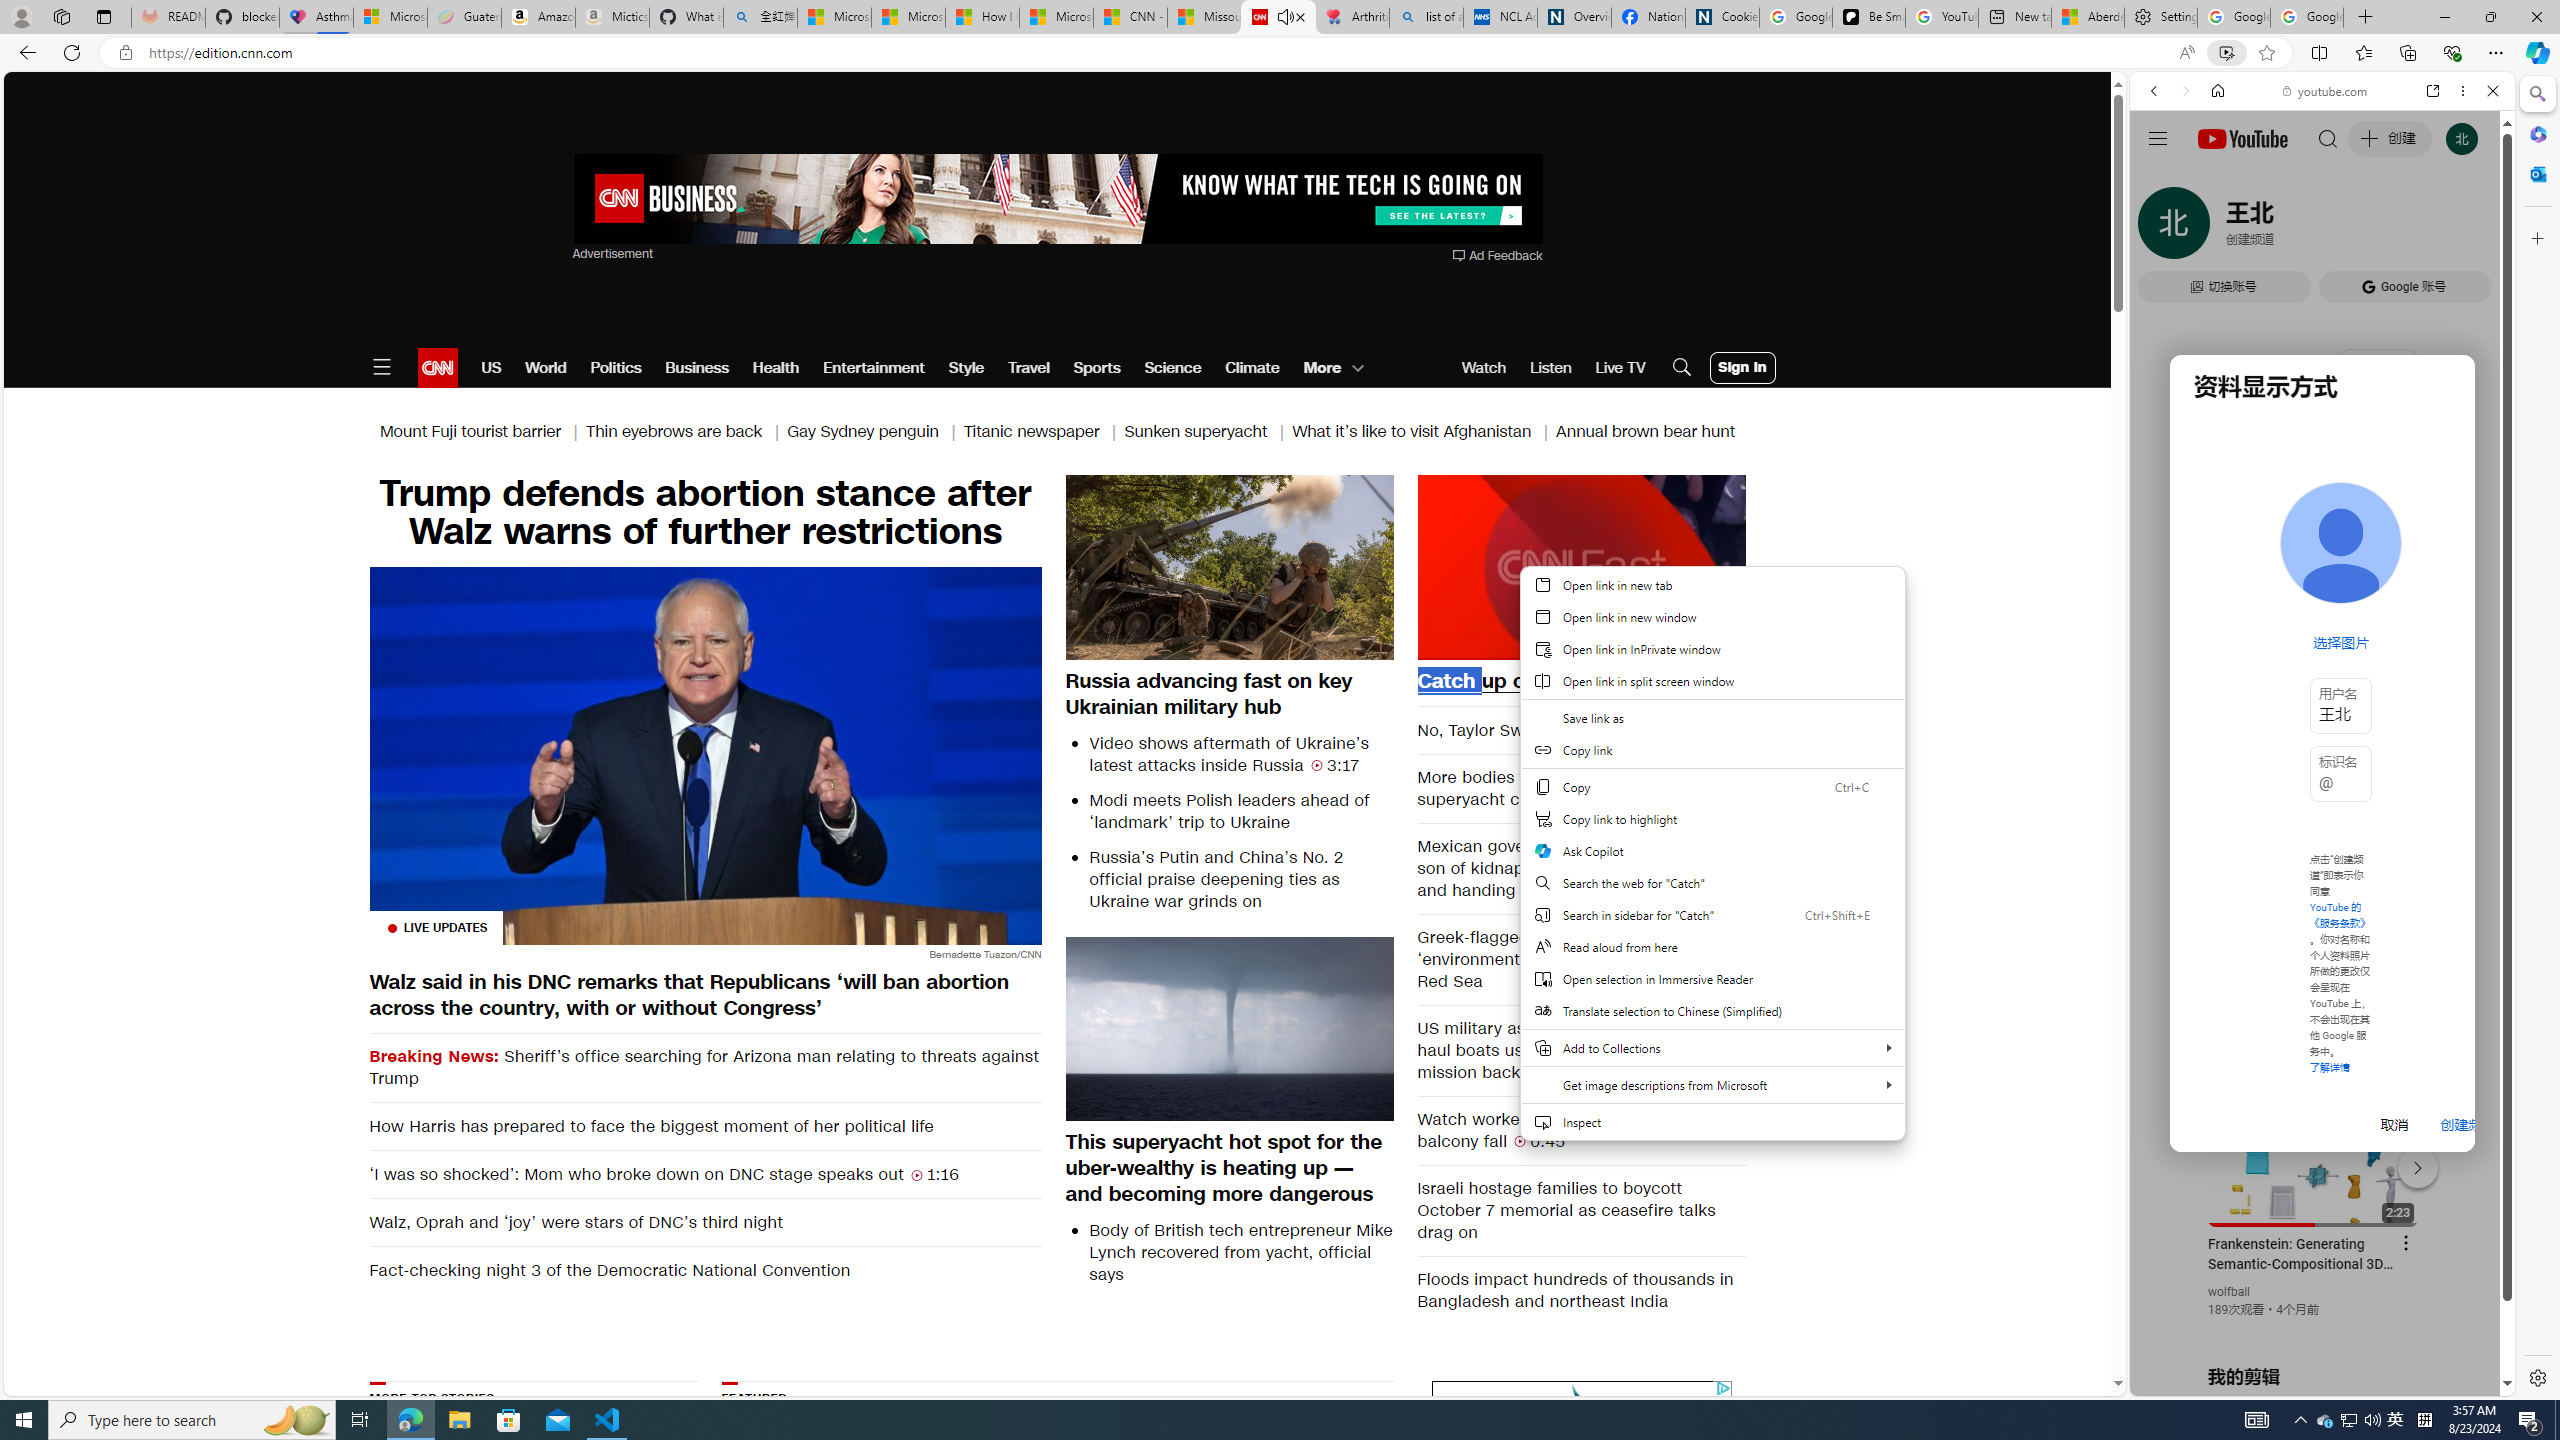  What do you see at coordinates (1712, 1048) in the screenshot?
I see `'Add to Collections'` at bounding box center [1712, 1048].